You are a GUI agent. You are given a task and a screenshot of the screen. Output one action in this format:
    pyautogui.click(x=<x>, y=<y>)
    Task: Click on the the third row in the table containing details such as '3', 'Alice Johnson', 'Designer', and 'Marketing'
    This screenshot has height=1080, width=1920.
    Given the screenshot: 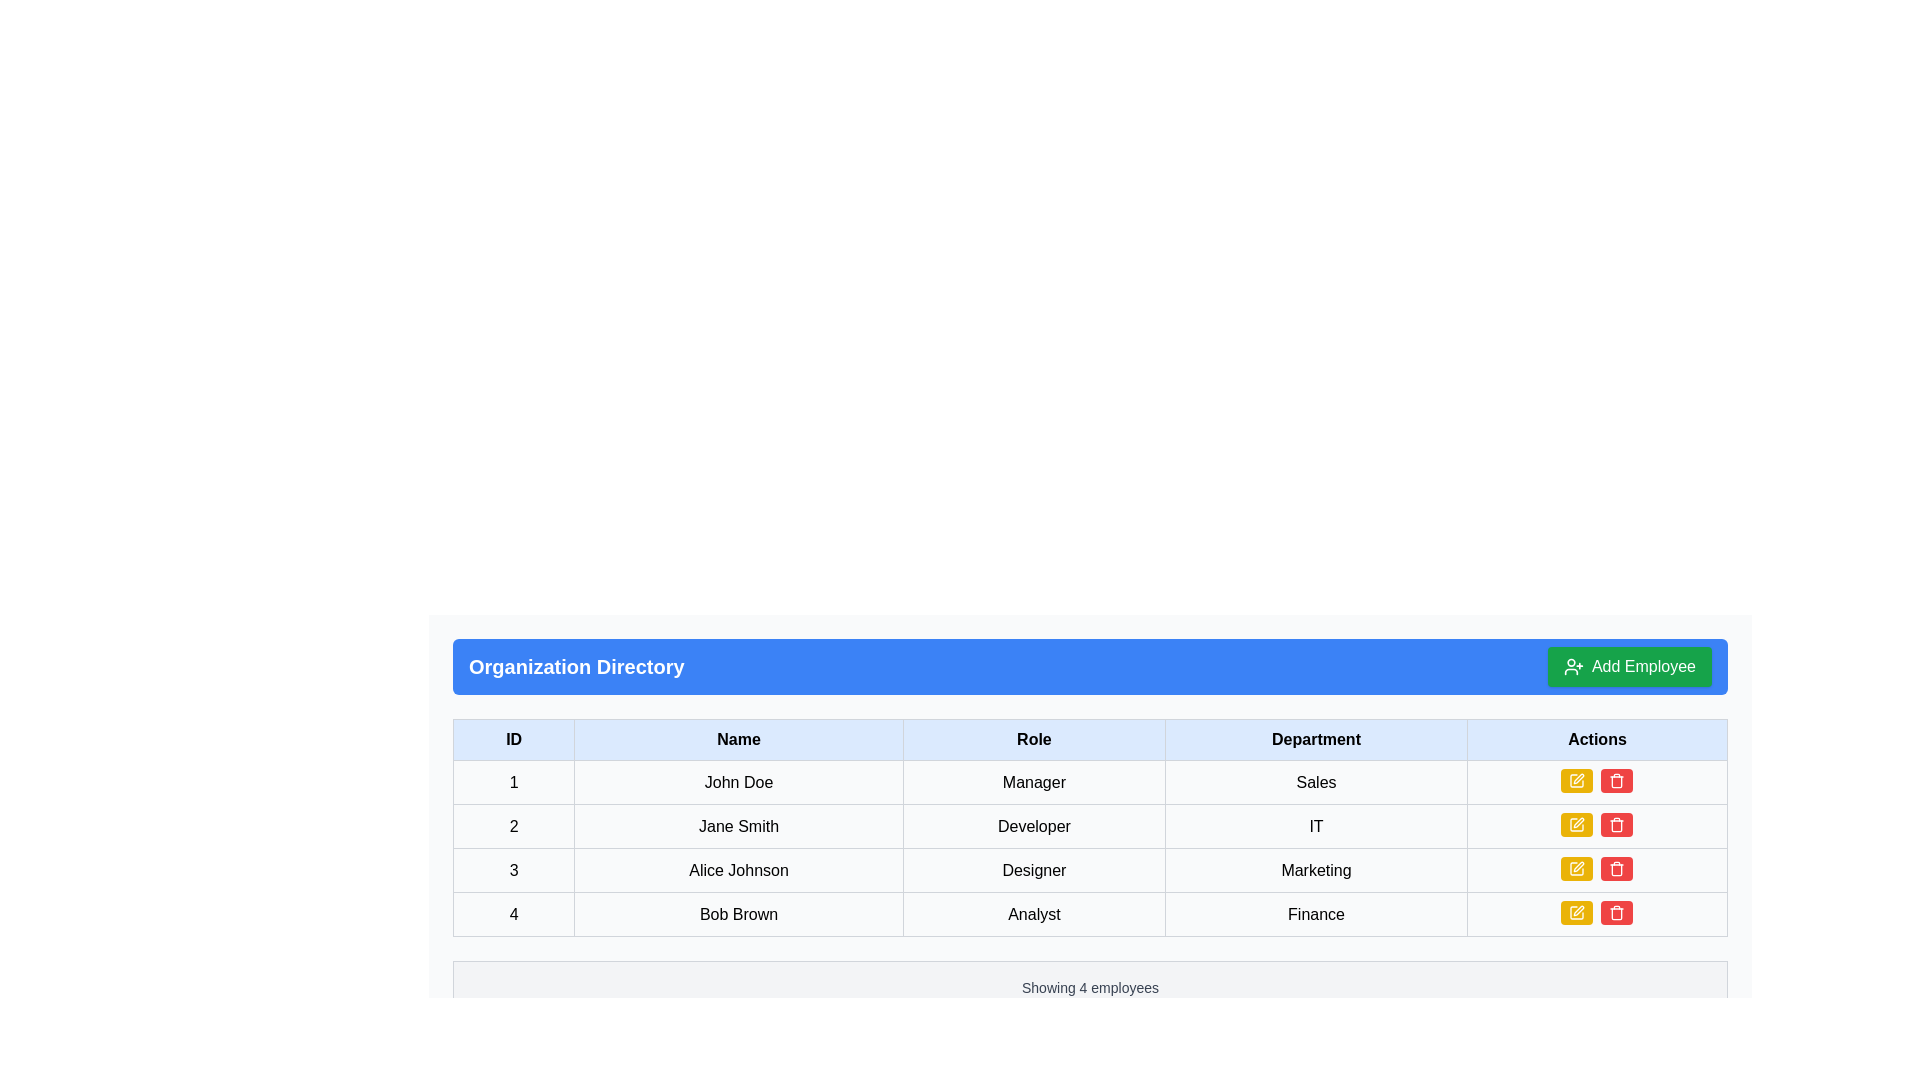 What is the action you would take?
    pyautogui.click(x=1089, y=869)
    